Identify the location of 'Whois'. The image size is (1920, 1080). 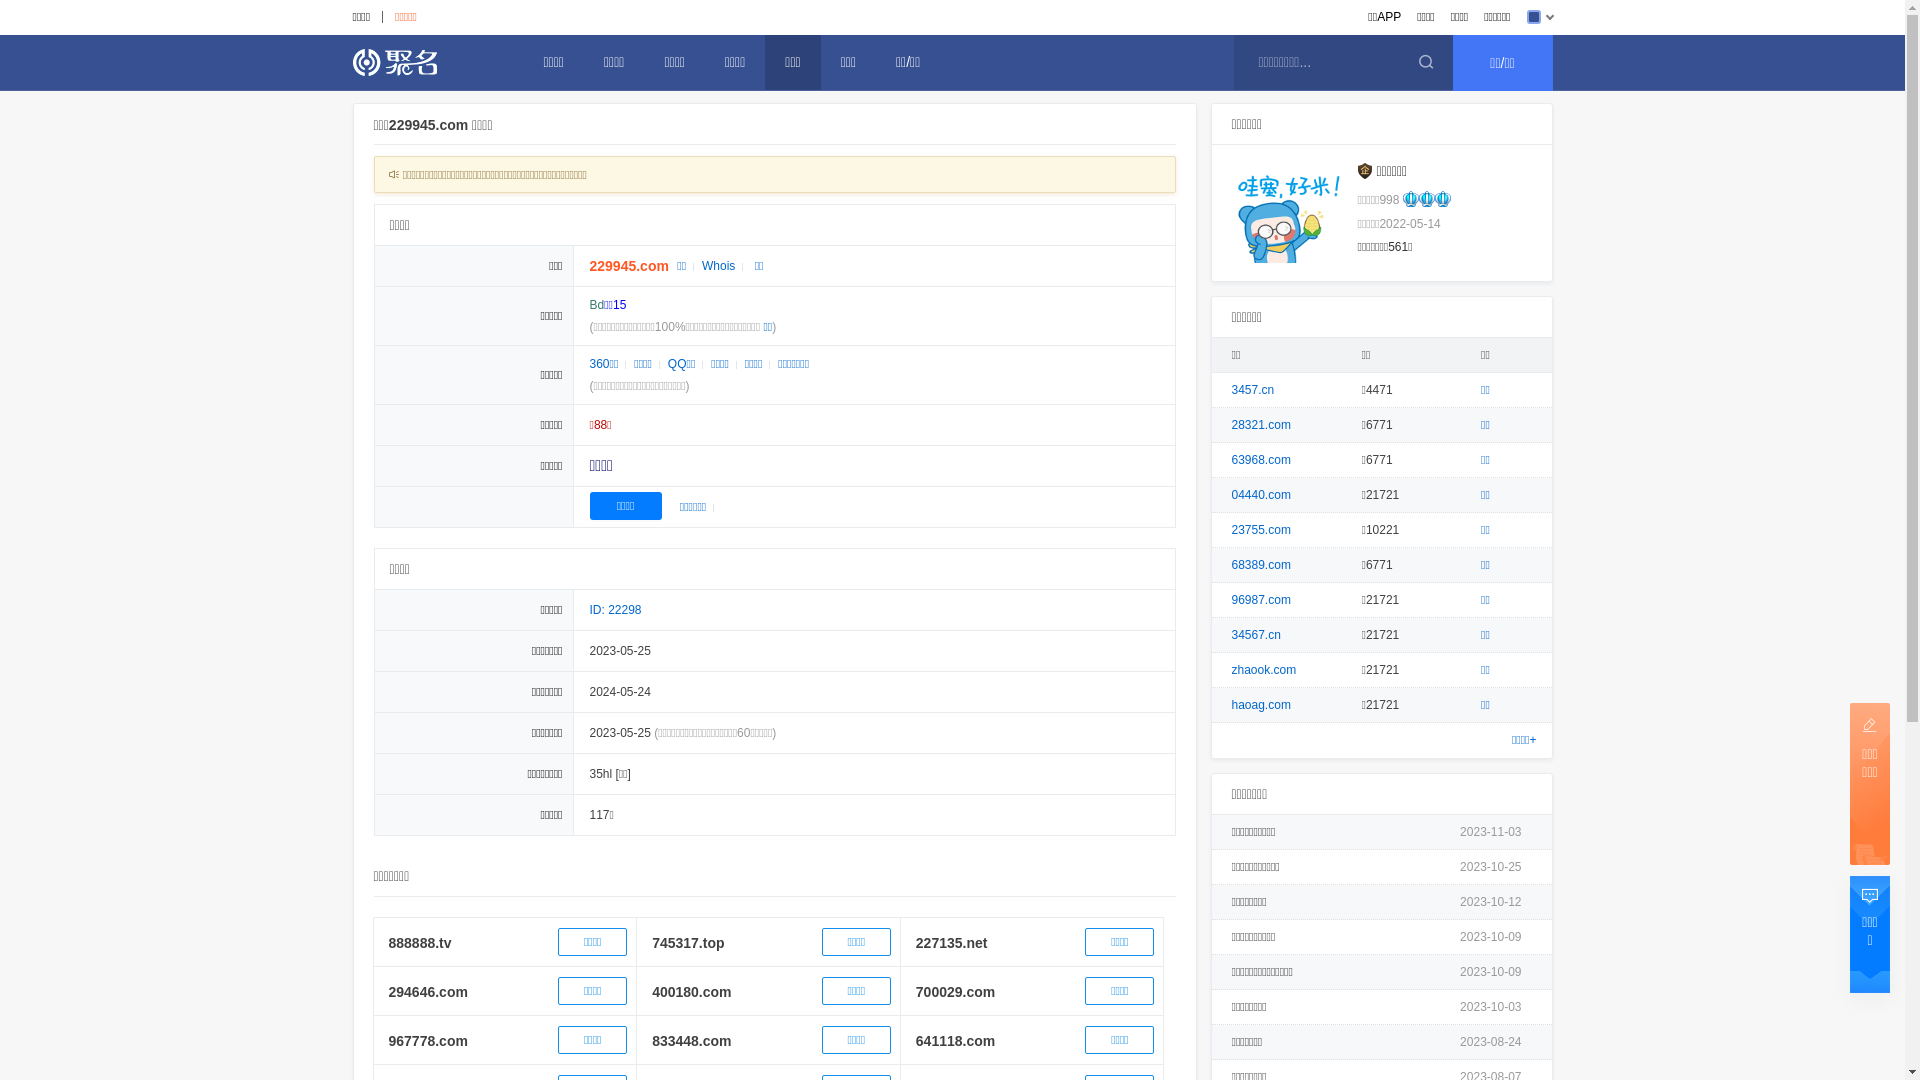
(694, 265).